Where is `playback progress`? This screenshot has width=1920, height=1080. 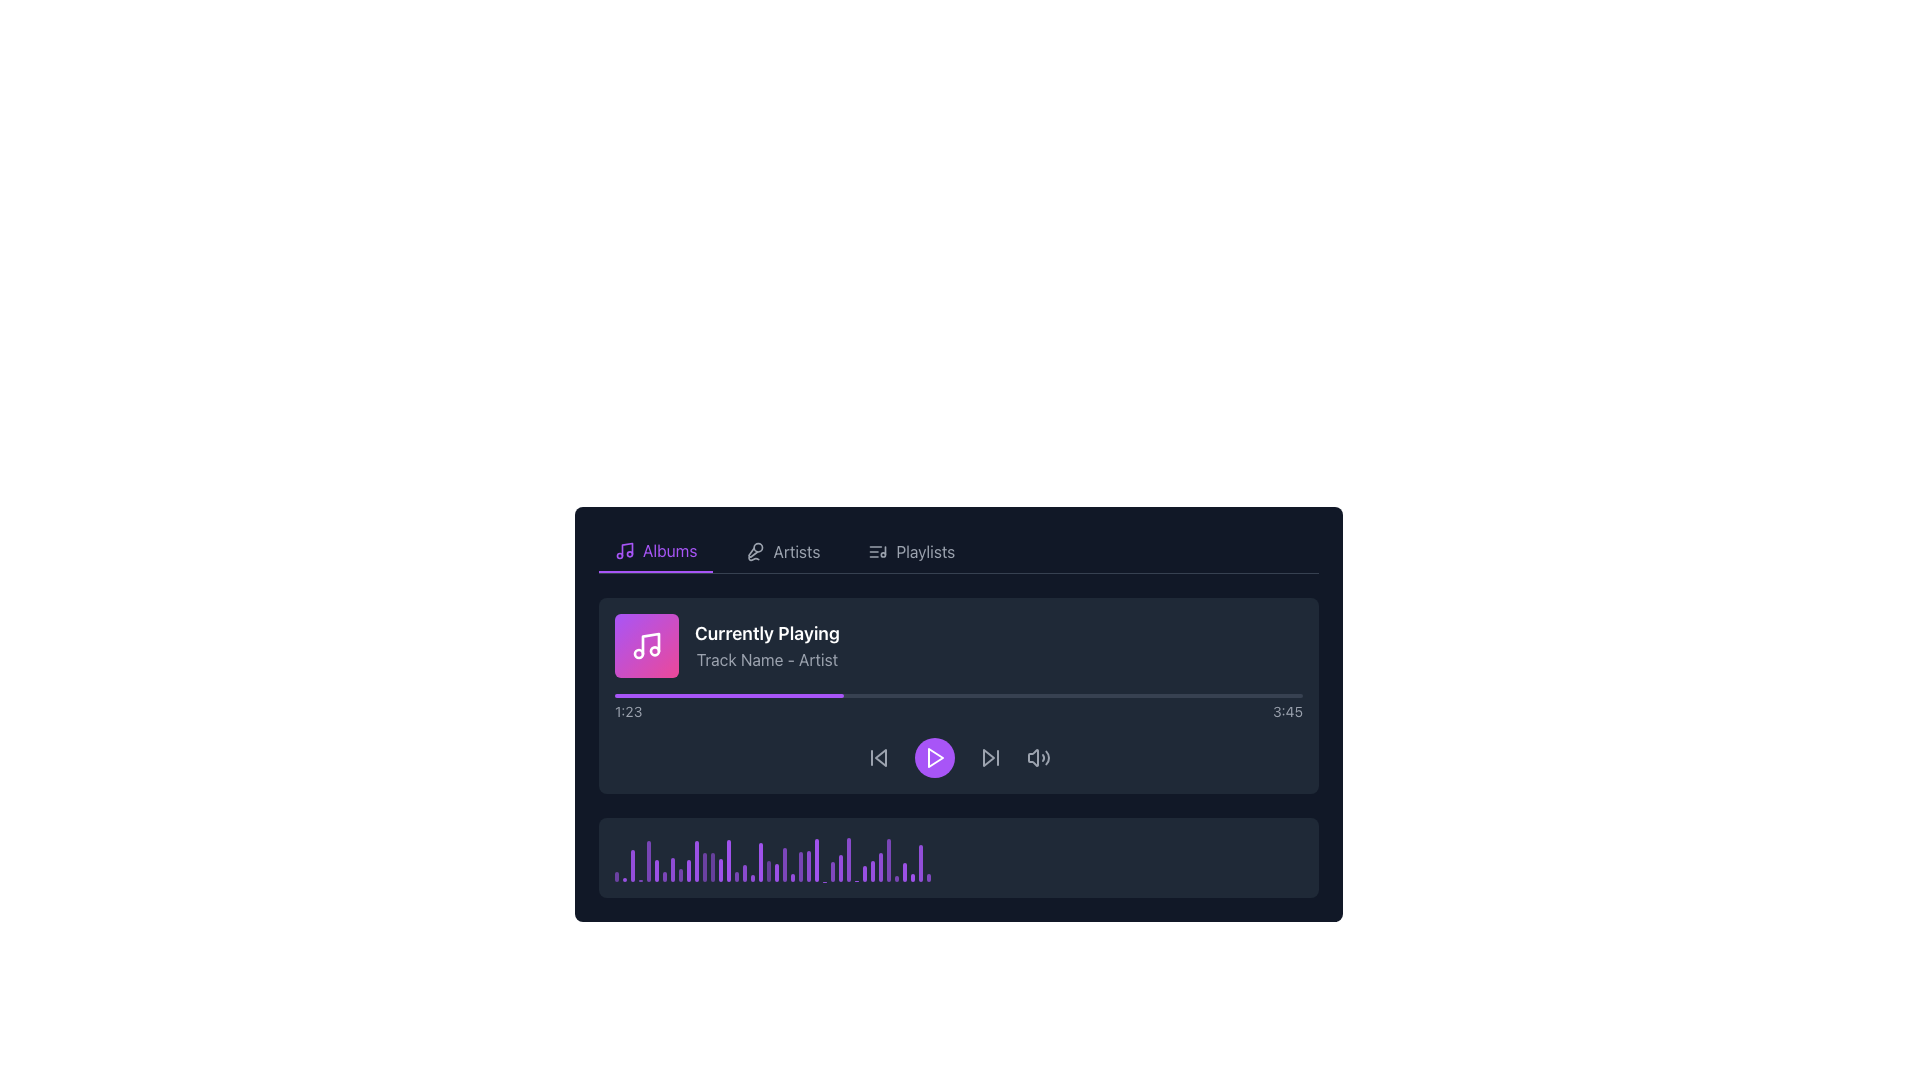
playback progress is located at coordinates (1081, 694).